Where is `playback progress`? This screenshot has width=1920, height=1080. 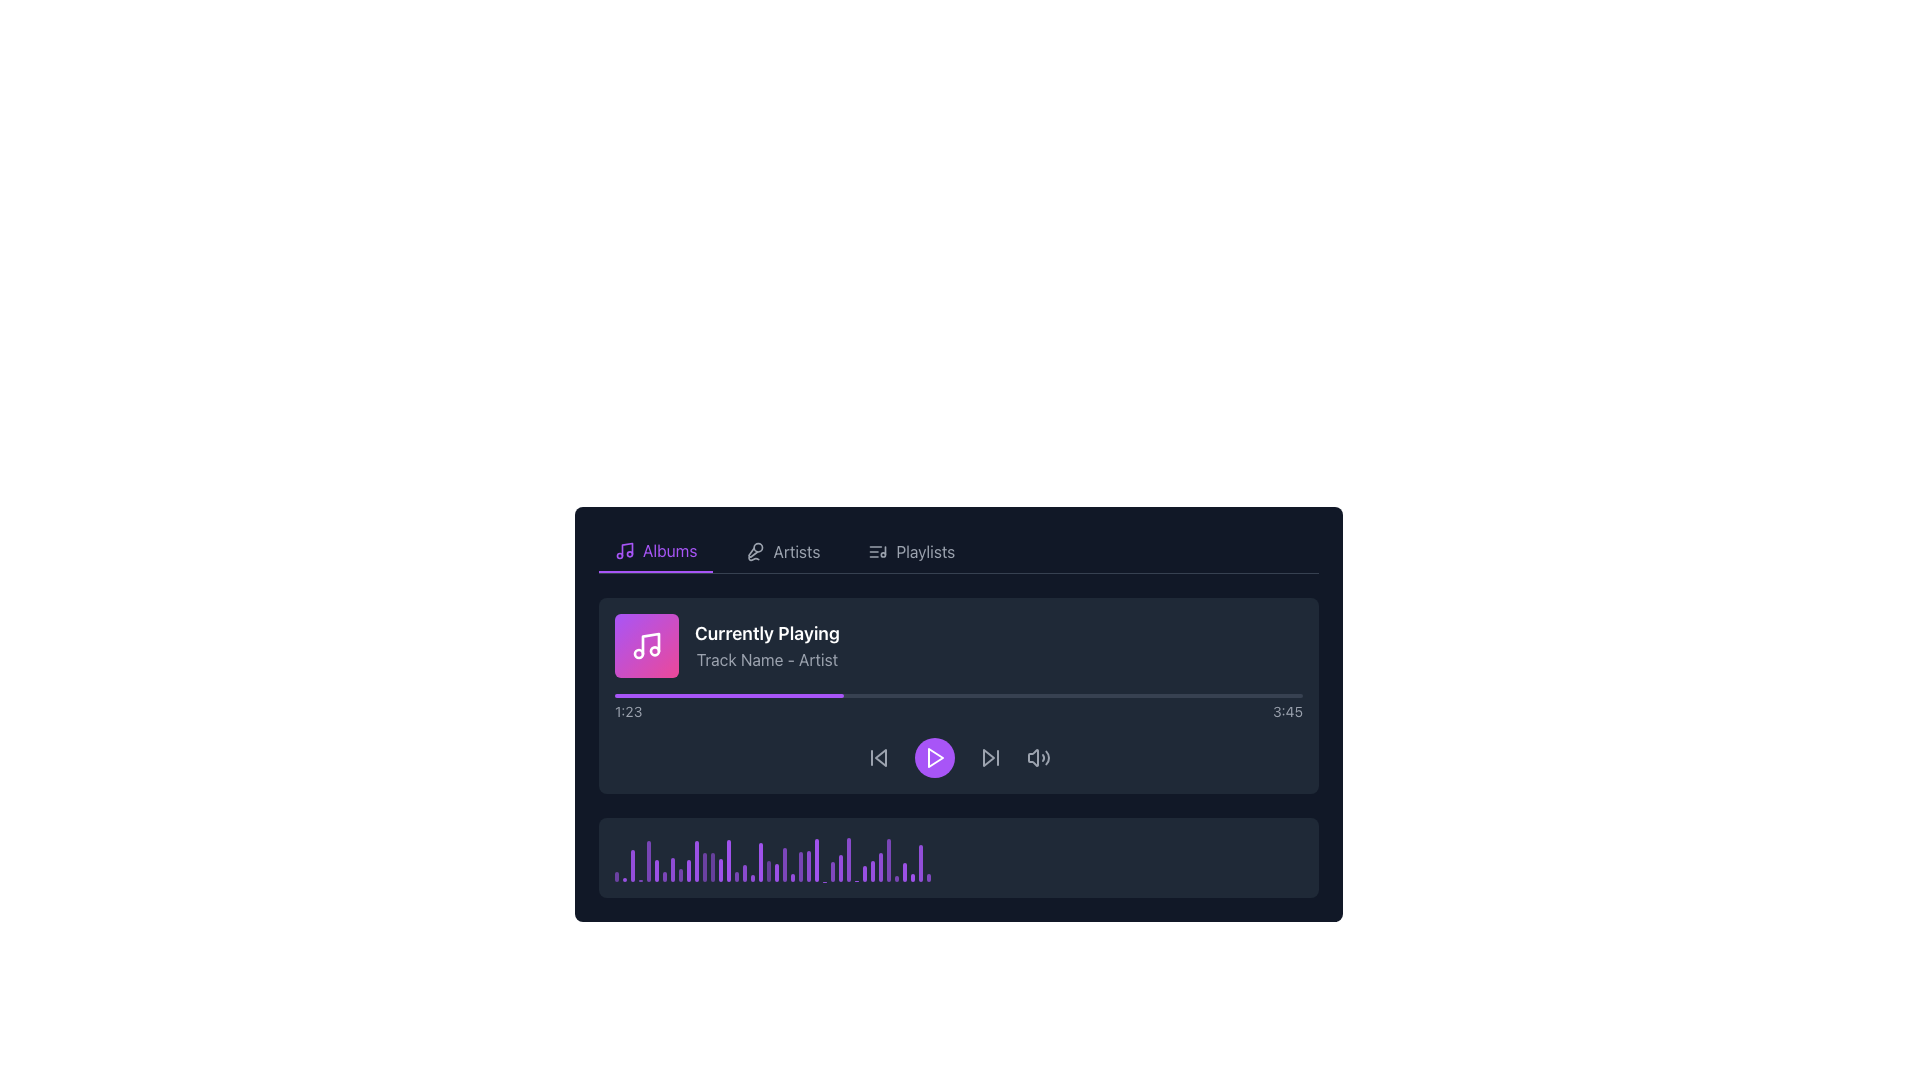
playback progress is located at coordinates (1081, 694).